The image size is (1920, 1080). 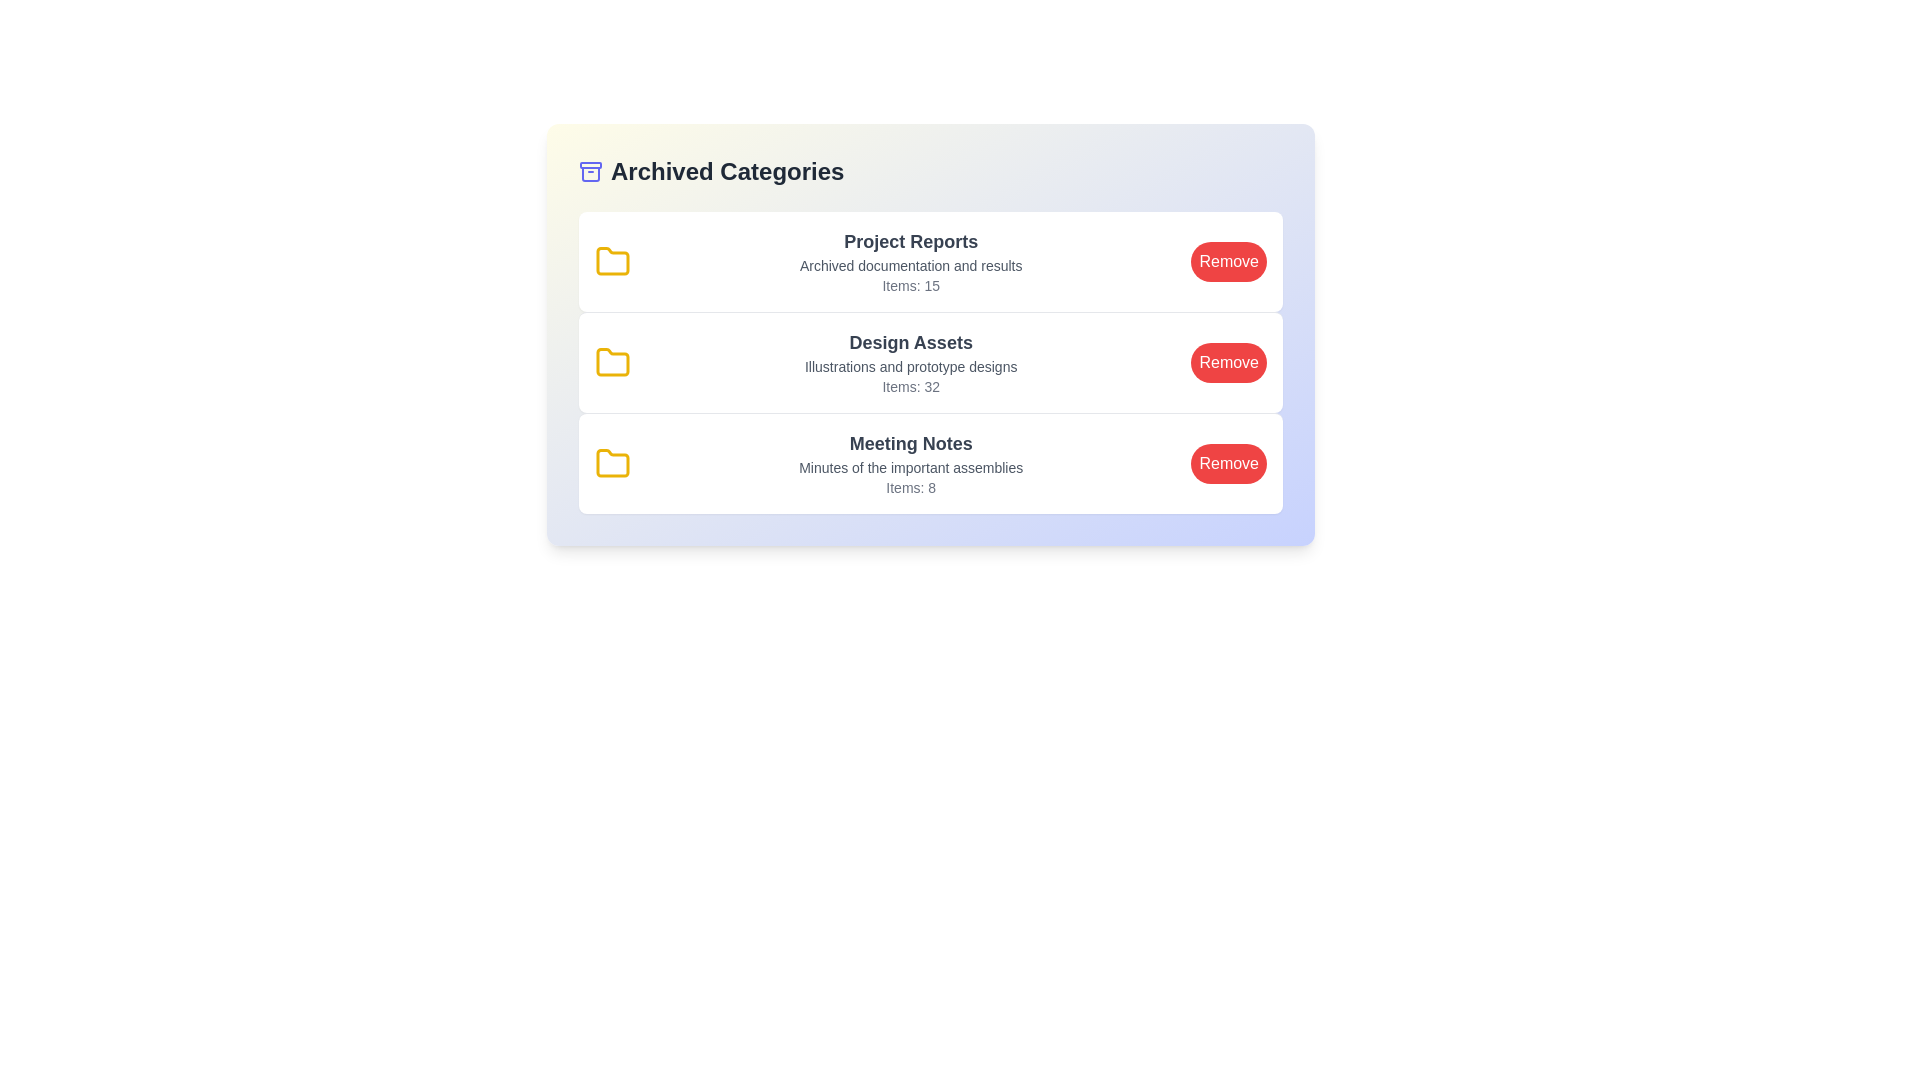 I want to click on the category Project Reports to read its details, so click(x=930, y=261).